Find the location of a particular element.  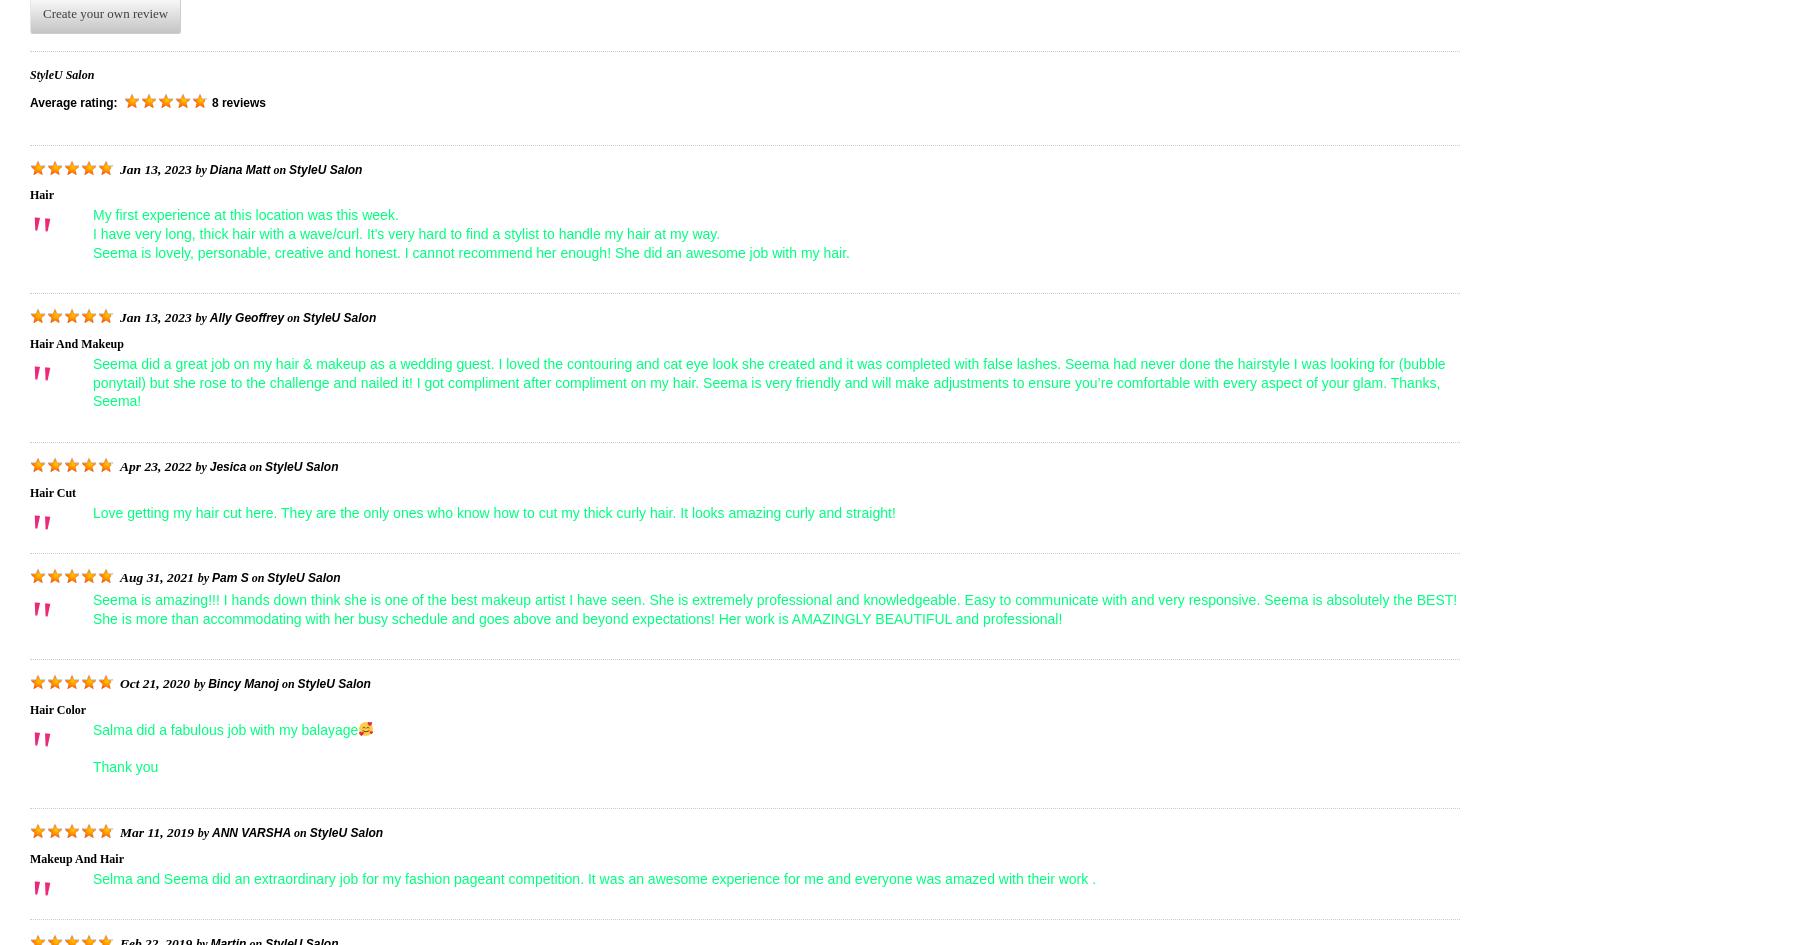

'Pam S' is located at coordinates (229, 577).